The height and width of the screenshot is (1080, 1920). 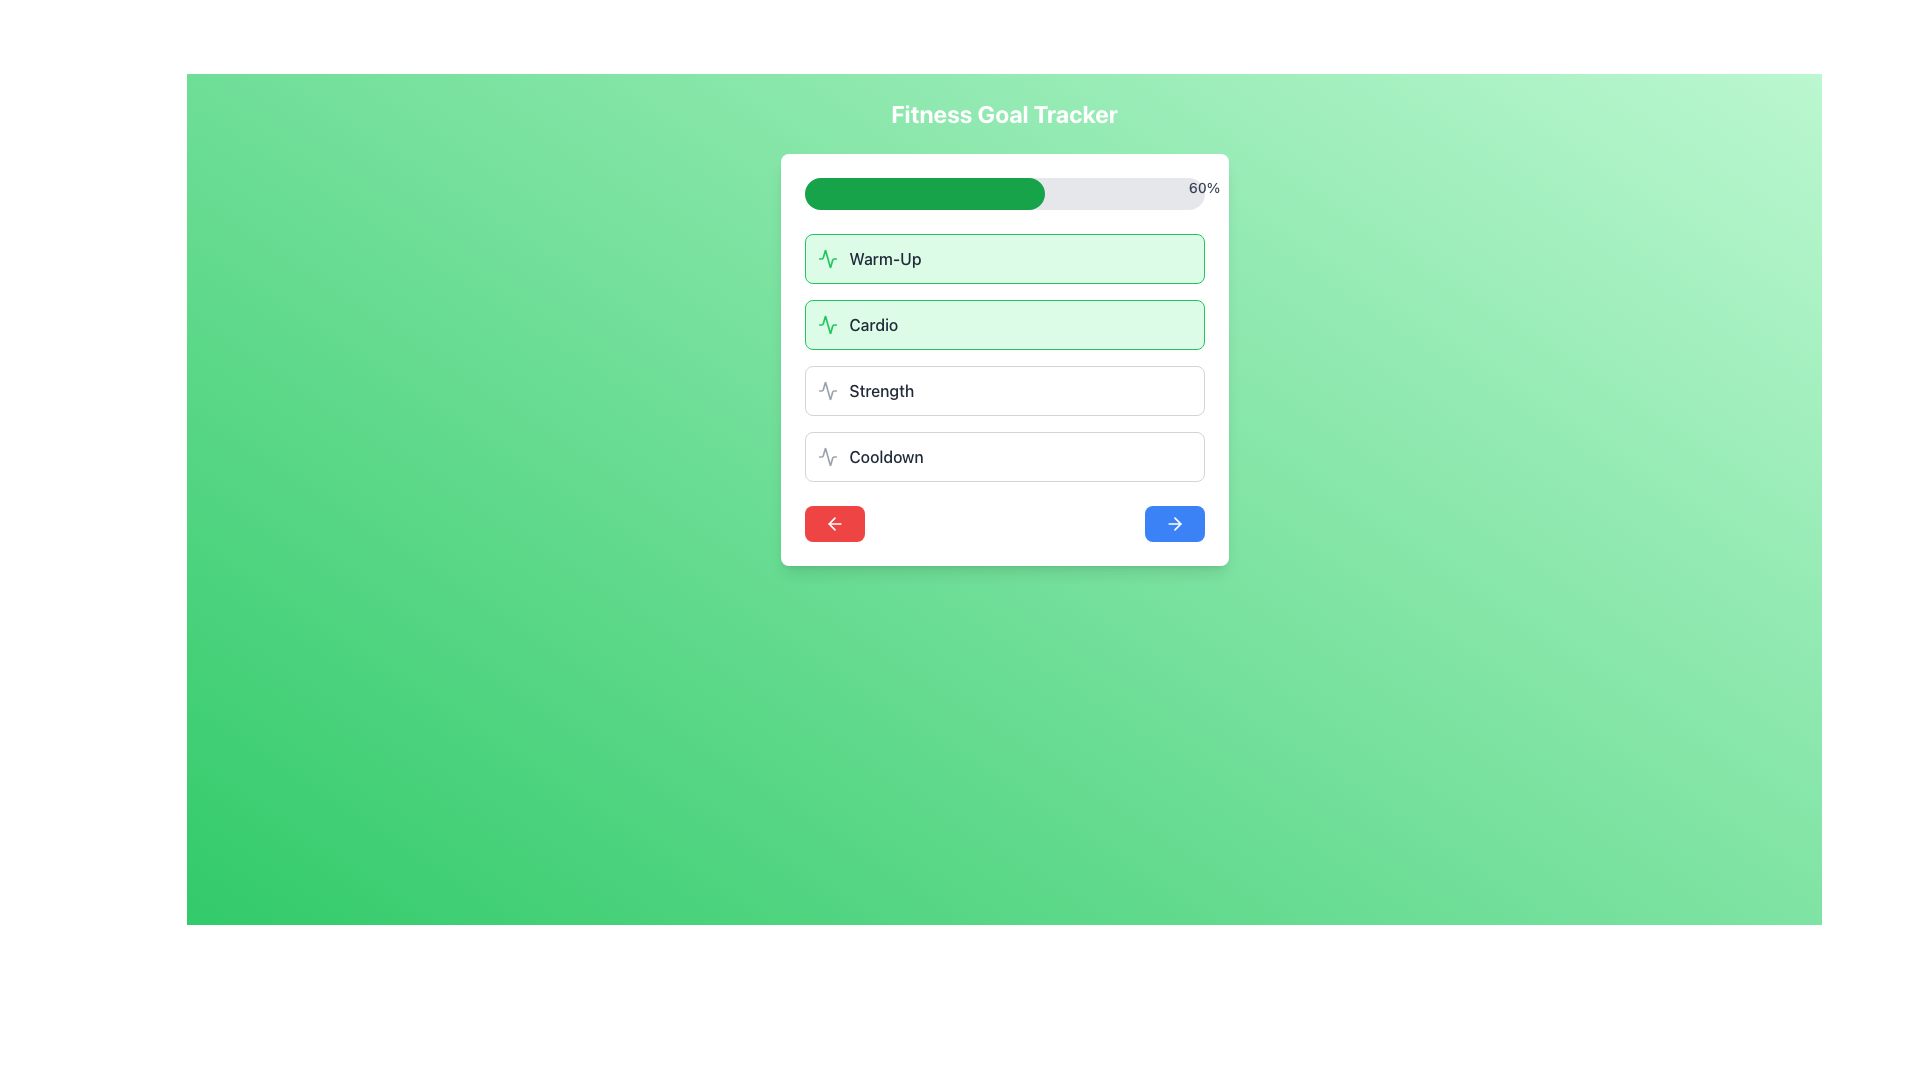 I want to click on the back navigation icon located at the left-hand side of the UI, which serves as a graphical representation for backward navigation, so click(x=831, y=523).